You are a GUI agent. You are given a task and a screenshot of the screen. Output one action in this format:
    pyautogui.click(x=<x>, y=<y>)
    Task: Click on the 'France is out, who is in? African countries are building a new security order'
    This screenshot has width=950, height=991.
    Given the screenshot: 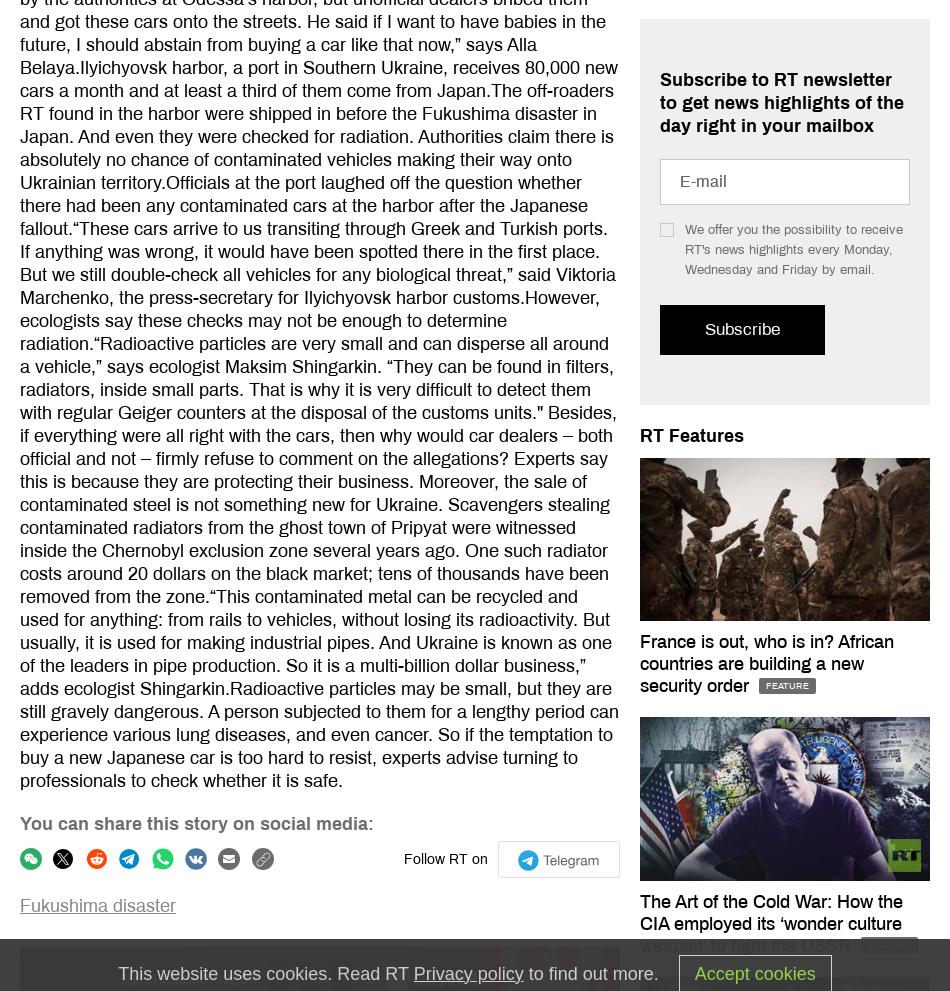 What is the action you would take?
    pyautogui.click(x=764, y=662)
    